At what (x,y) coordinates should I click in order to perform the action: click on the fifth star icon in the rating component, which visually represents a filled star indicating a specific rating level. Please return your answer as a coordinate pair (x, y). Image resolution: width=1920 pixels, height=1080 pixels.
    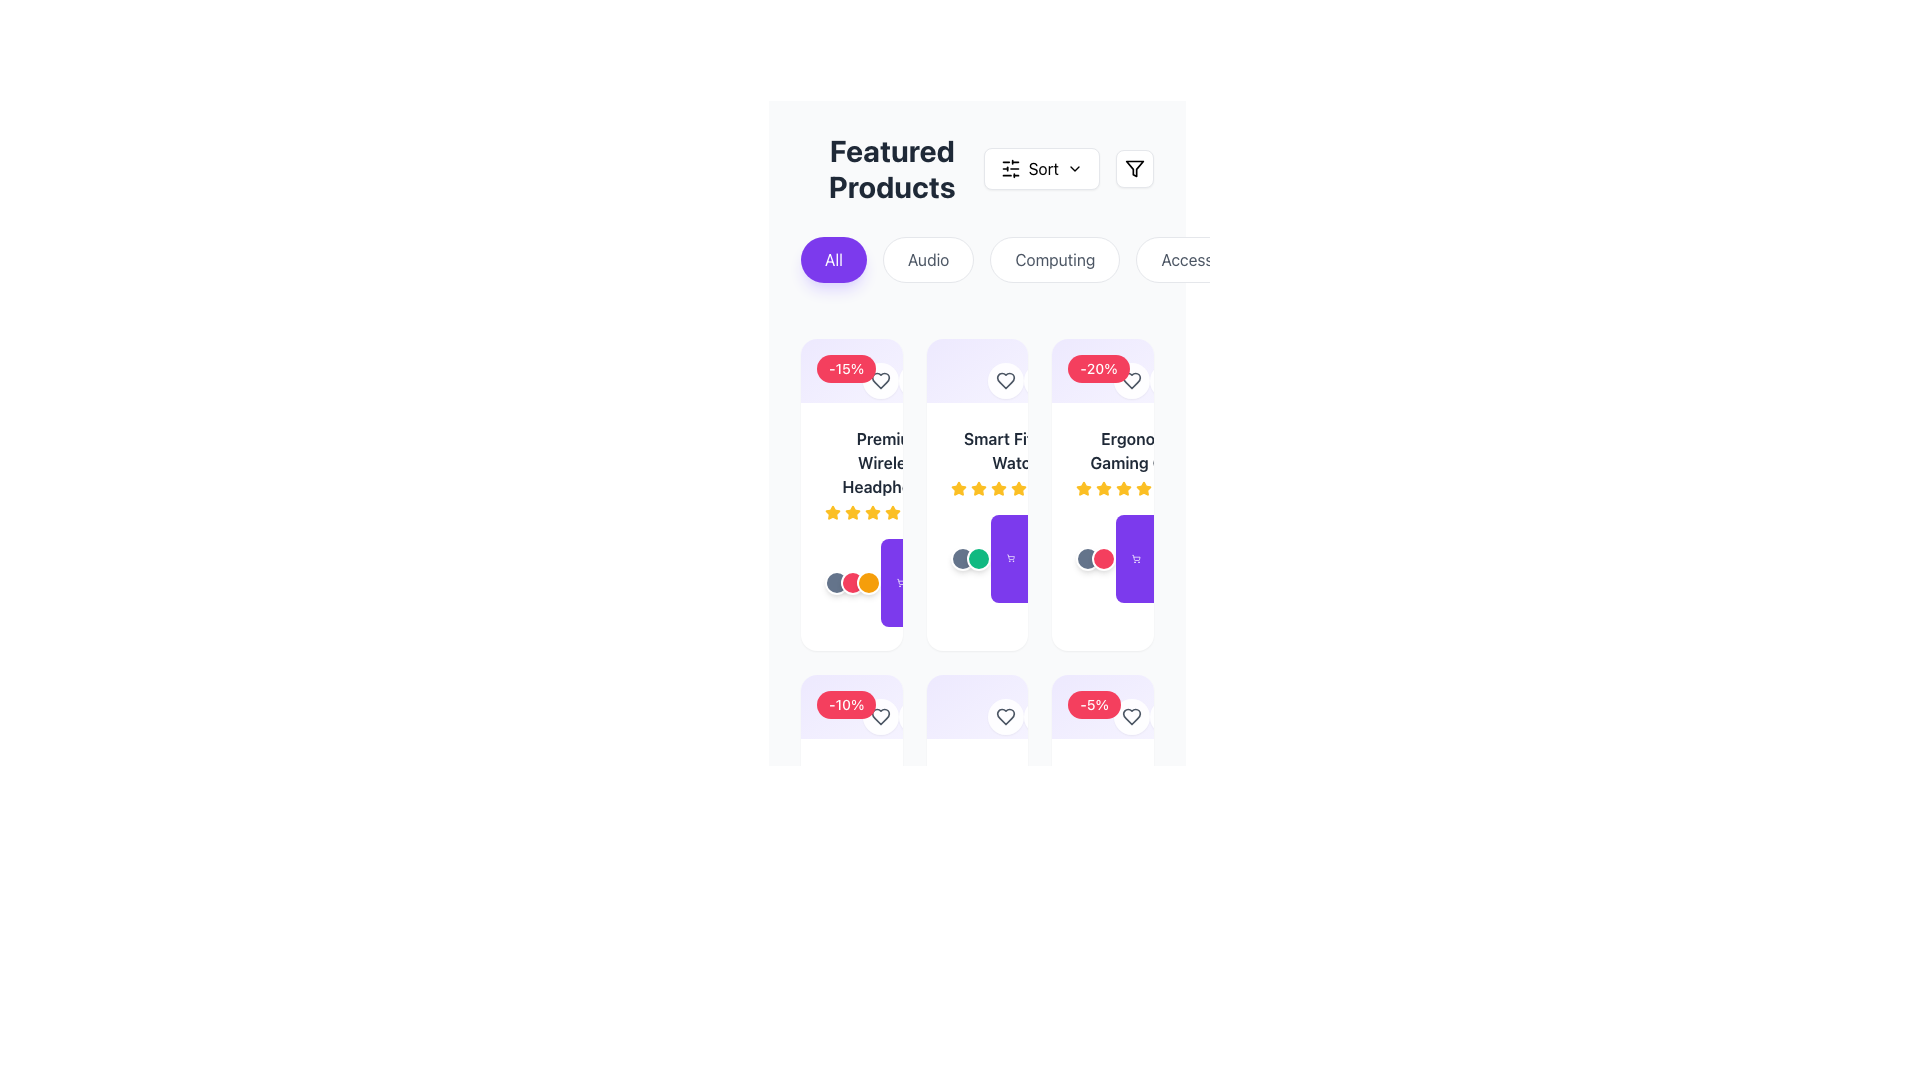
    Looking at the image, I should click on (1144, 489).